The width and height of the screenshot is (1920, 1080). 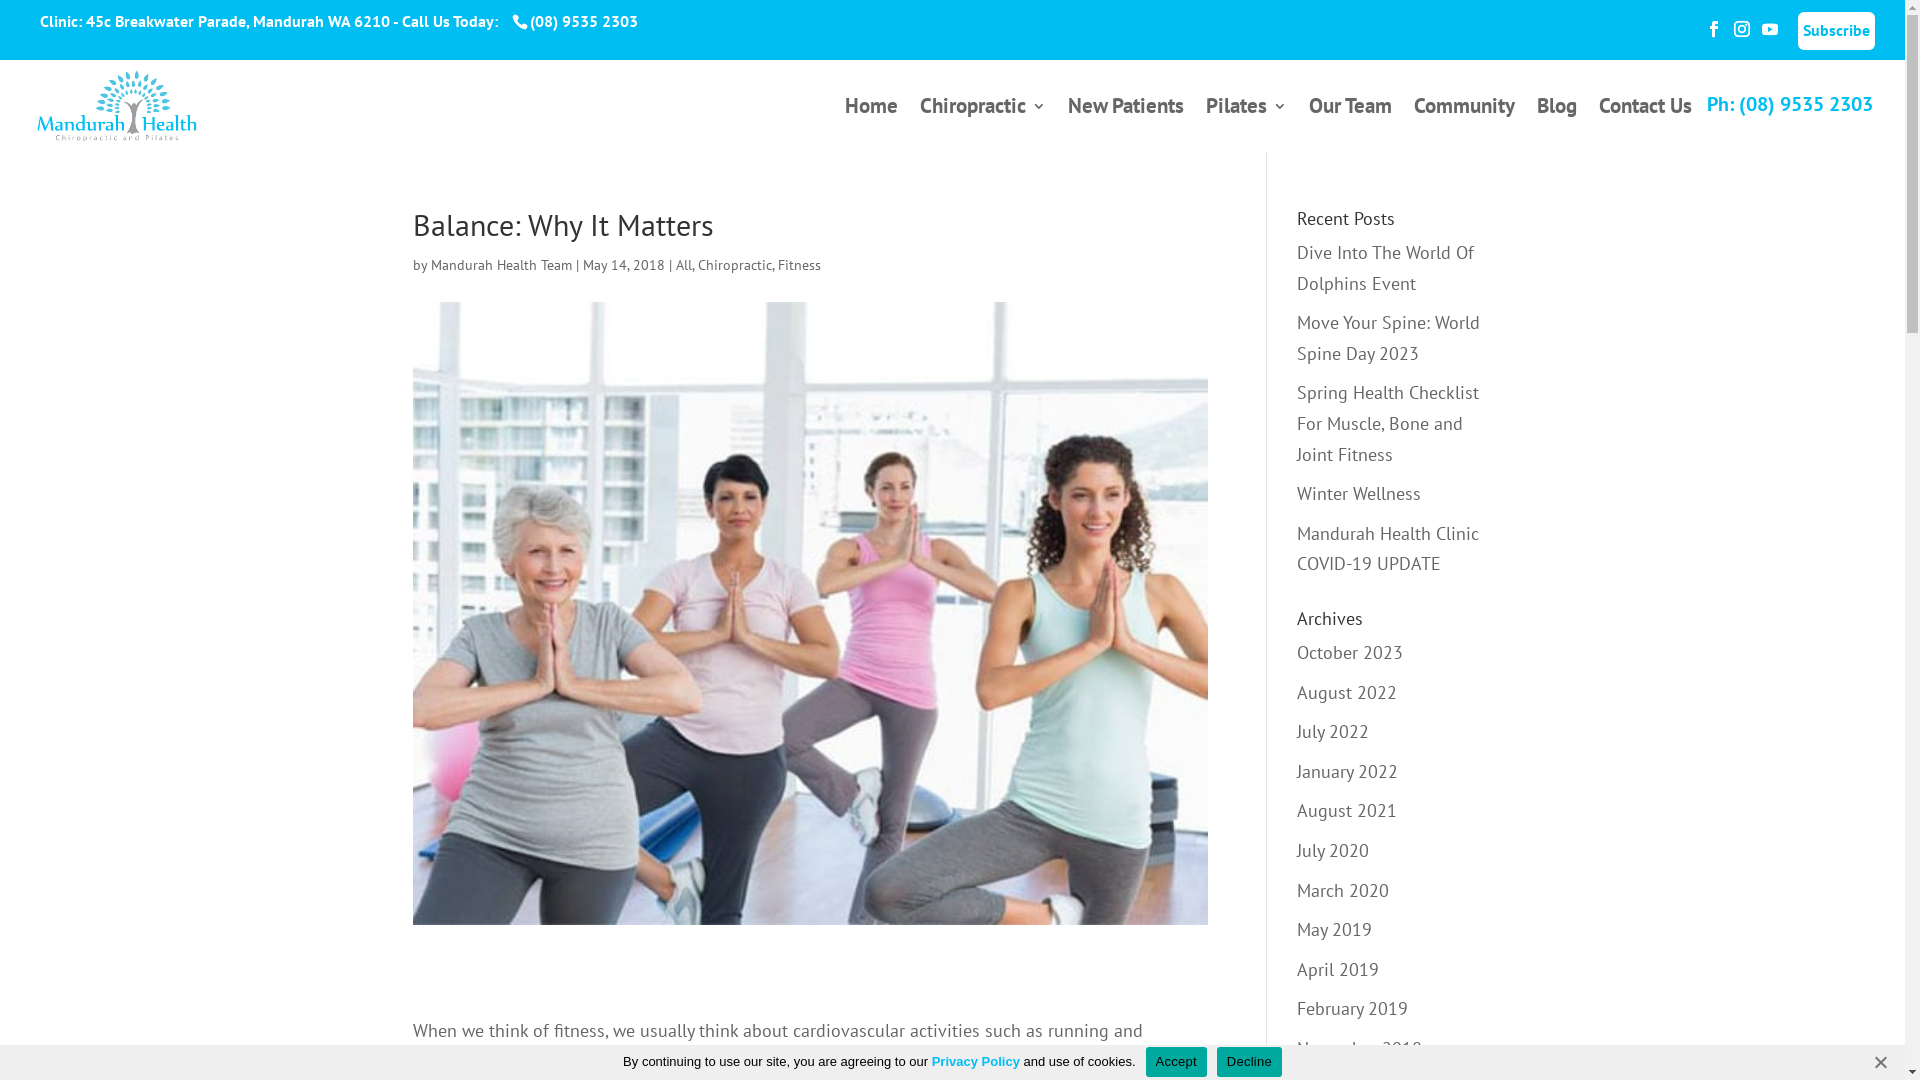 I want to click on 'October 2023', so click(x=1349, y=652).